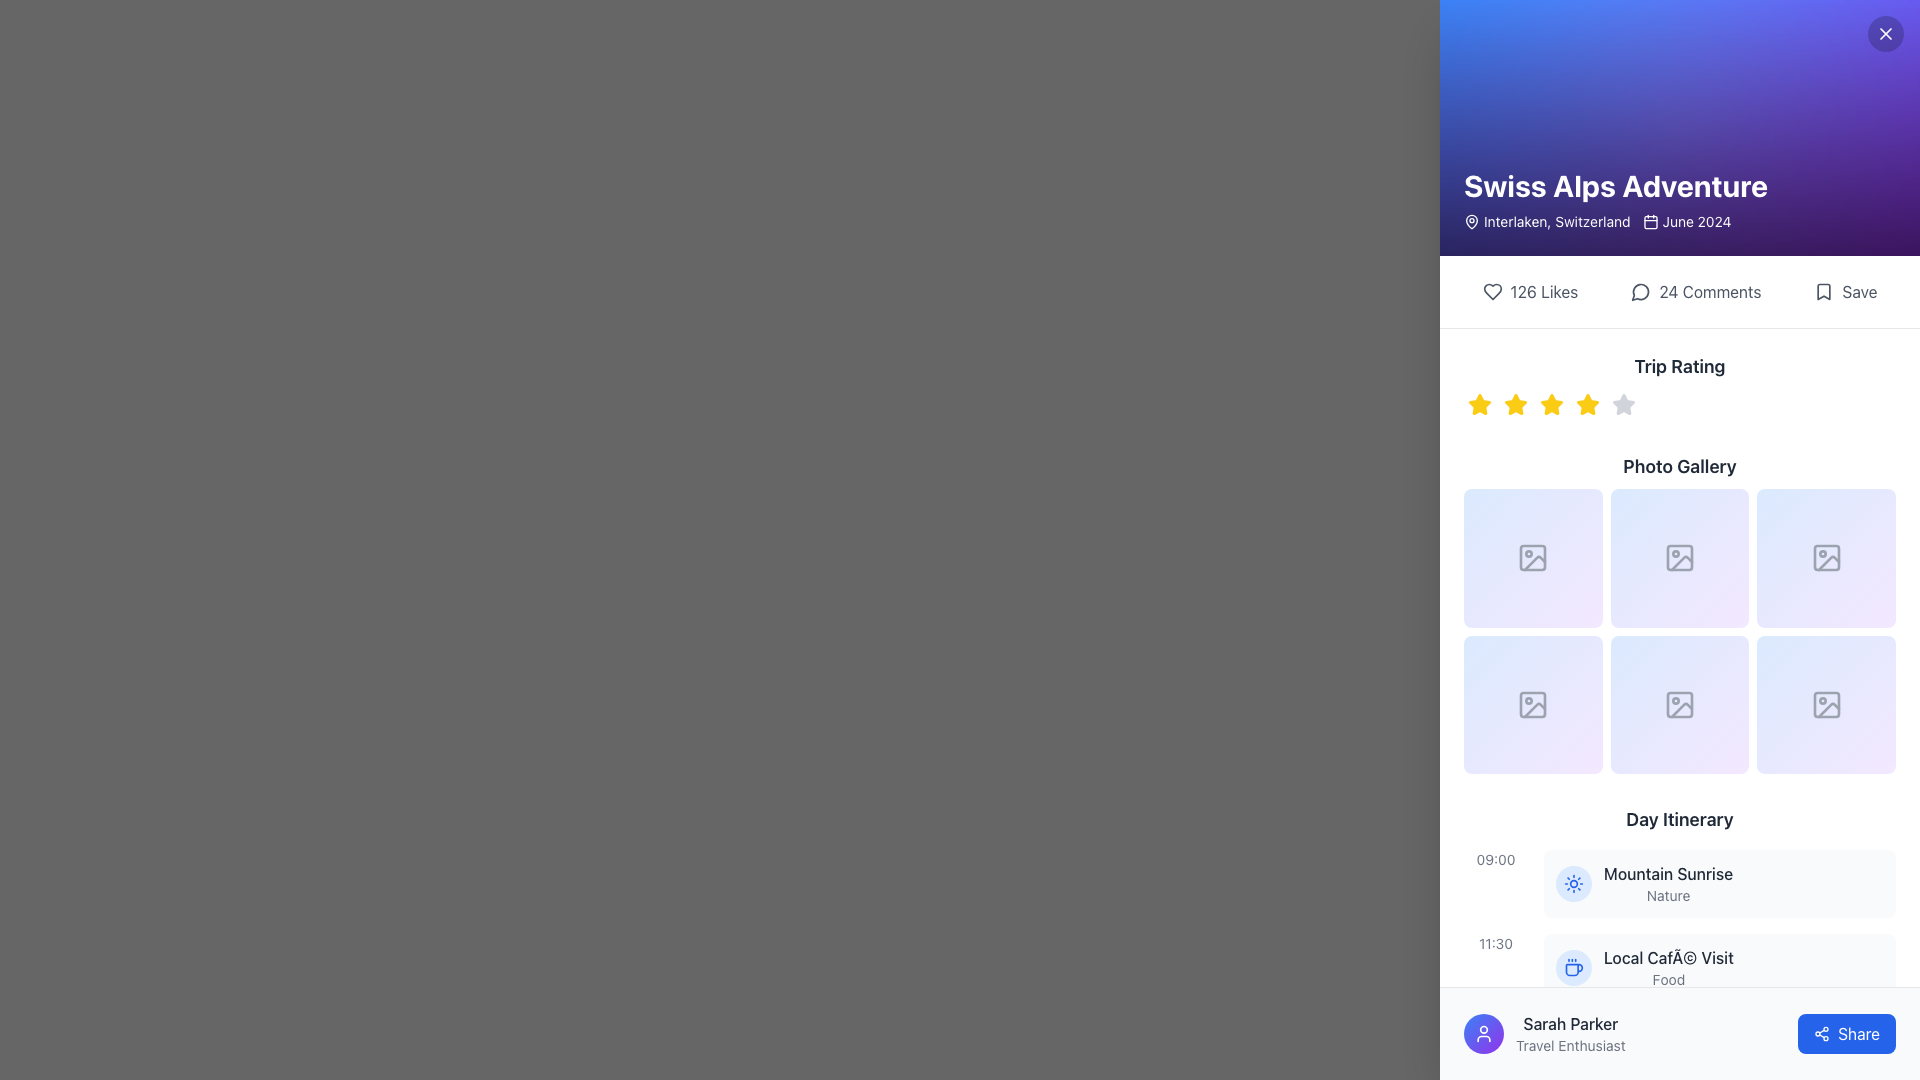 The height and width of the screenshot is (1080, 1920). I want to click on the Text Label displaying 'Food', which is a small gray font sub-label under the 'Local Café Visit' title in the 'Day Itinerary' section, so click(1668, 979).